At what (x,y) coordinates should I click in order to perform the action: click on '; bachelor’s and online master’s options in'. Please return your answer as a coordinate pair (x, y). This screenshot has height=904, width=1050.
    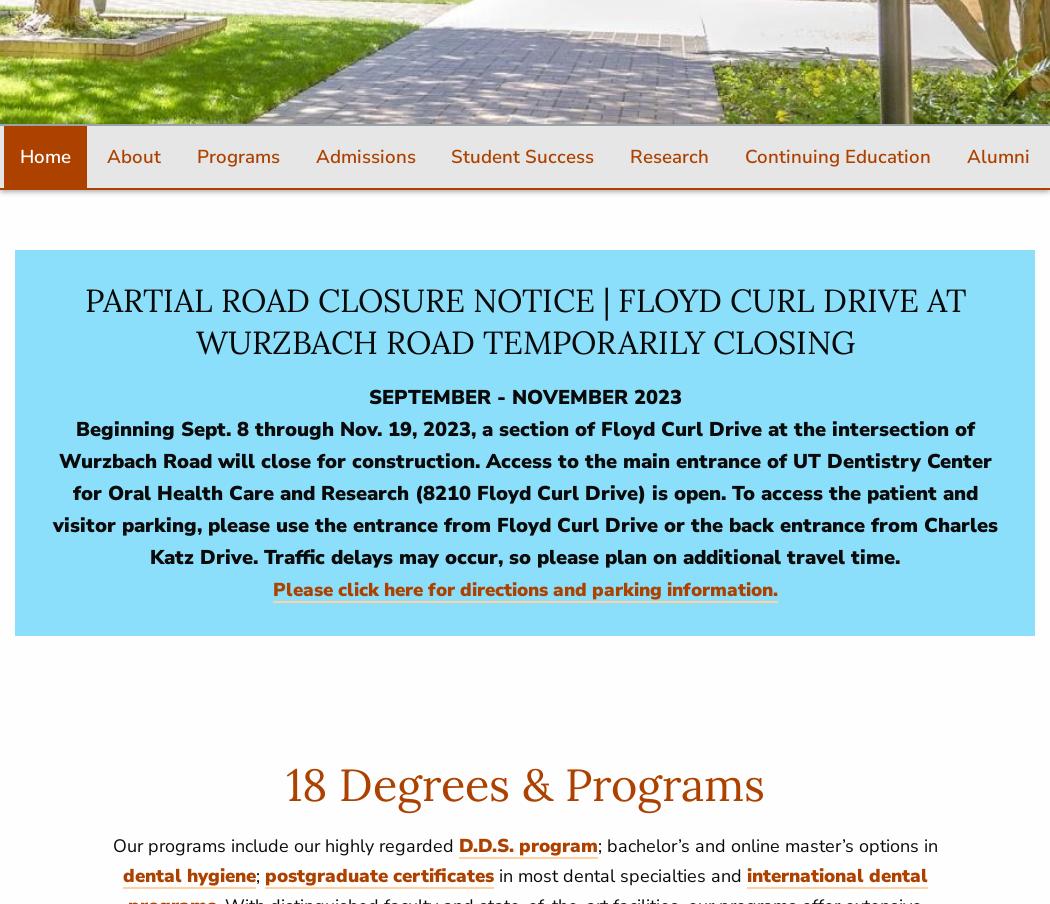
    Looking at the image, I should click on (596, 844).